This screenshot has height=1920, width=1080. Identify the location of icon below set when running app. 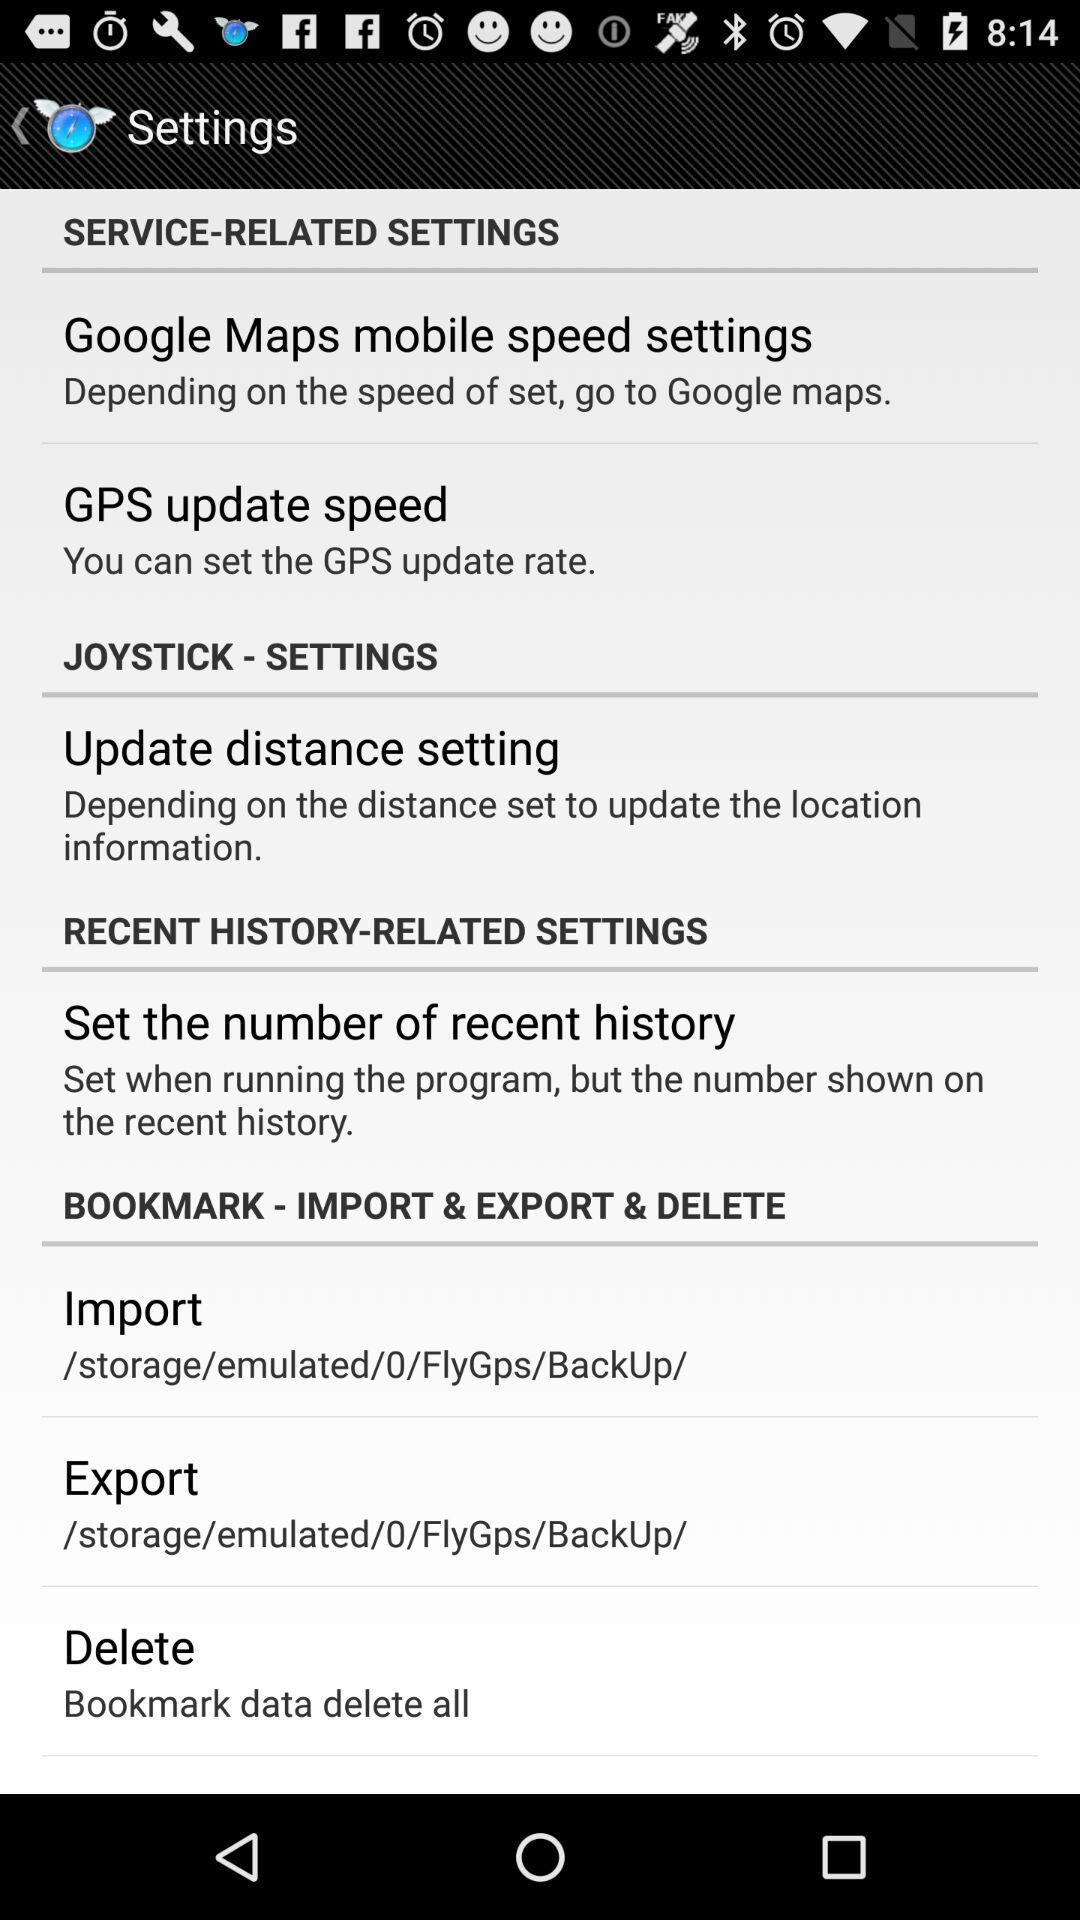
(540, 1203).